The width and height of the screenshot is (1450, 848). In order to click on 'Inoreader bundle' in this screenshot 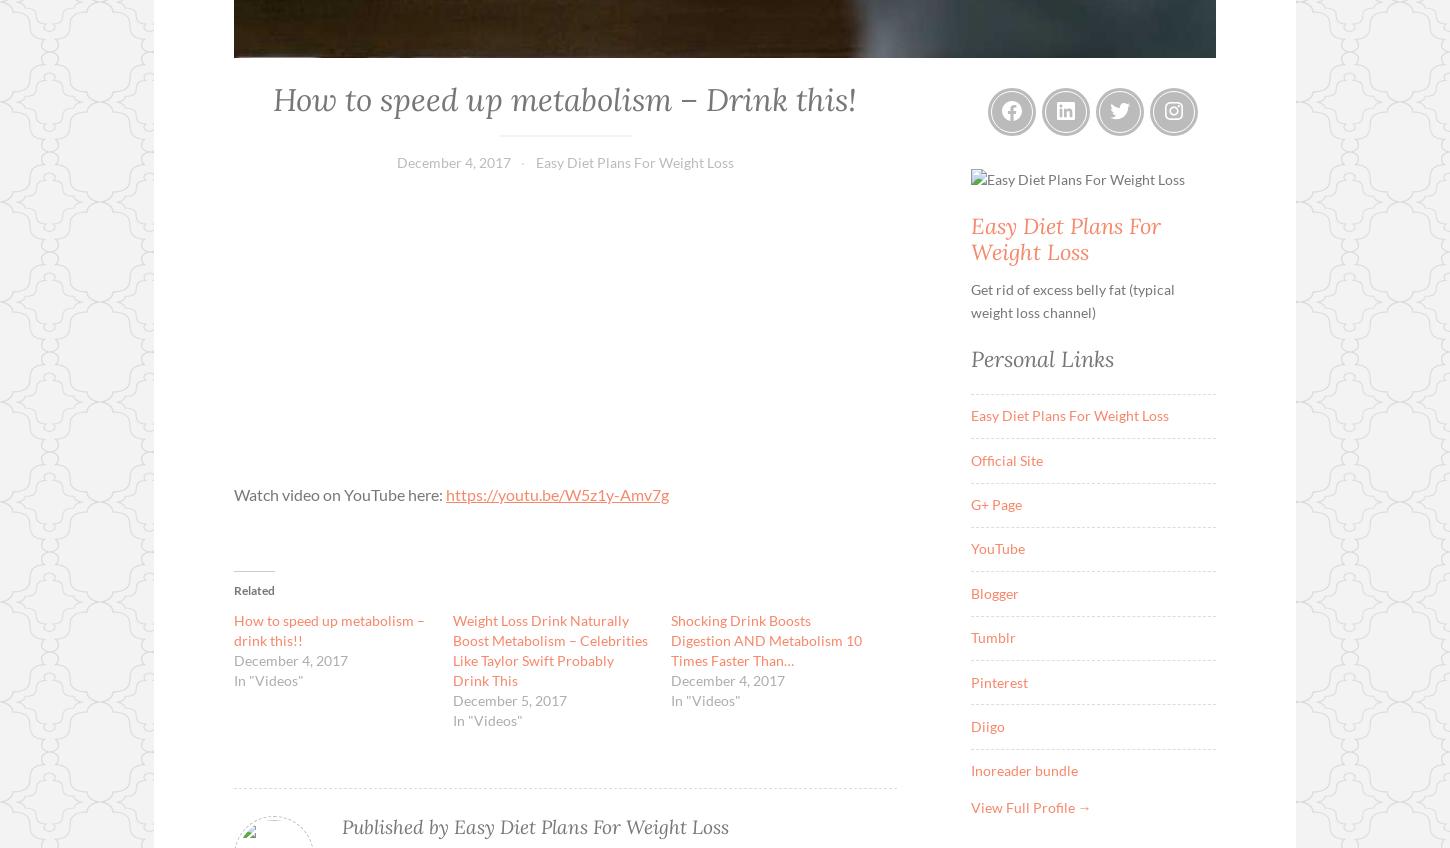, I will do `click(1023, 769)`.